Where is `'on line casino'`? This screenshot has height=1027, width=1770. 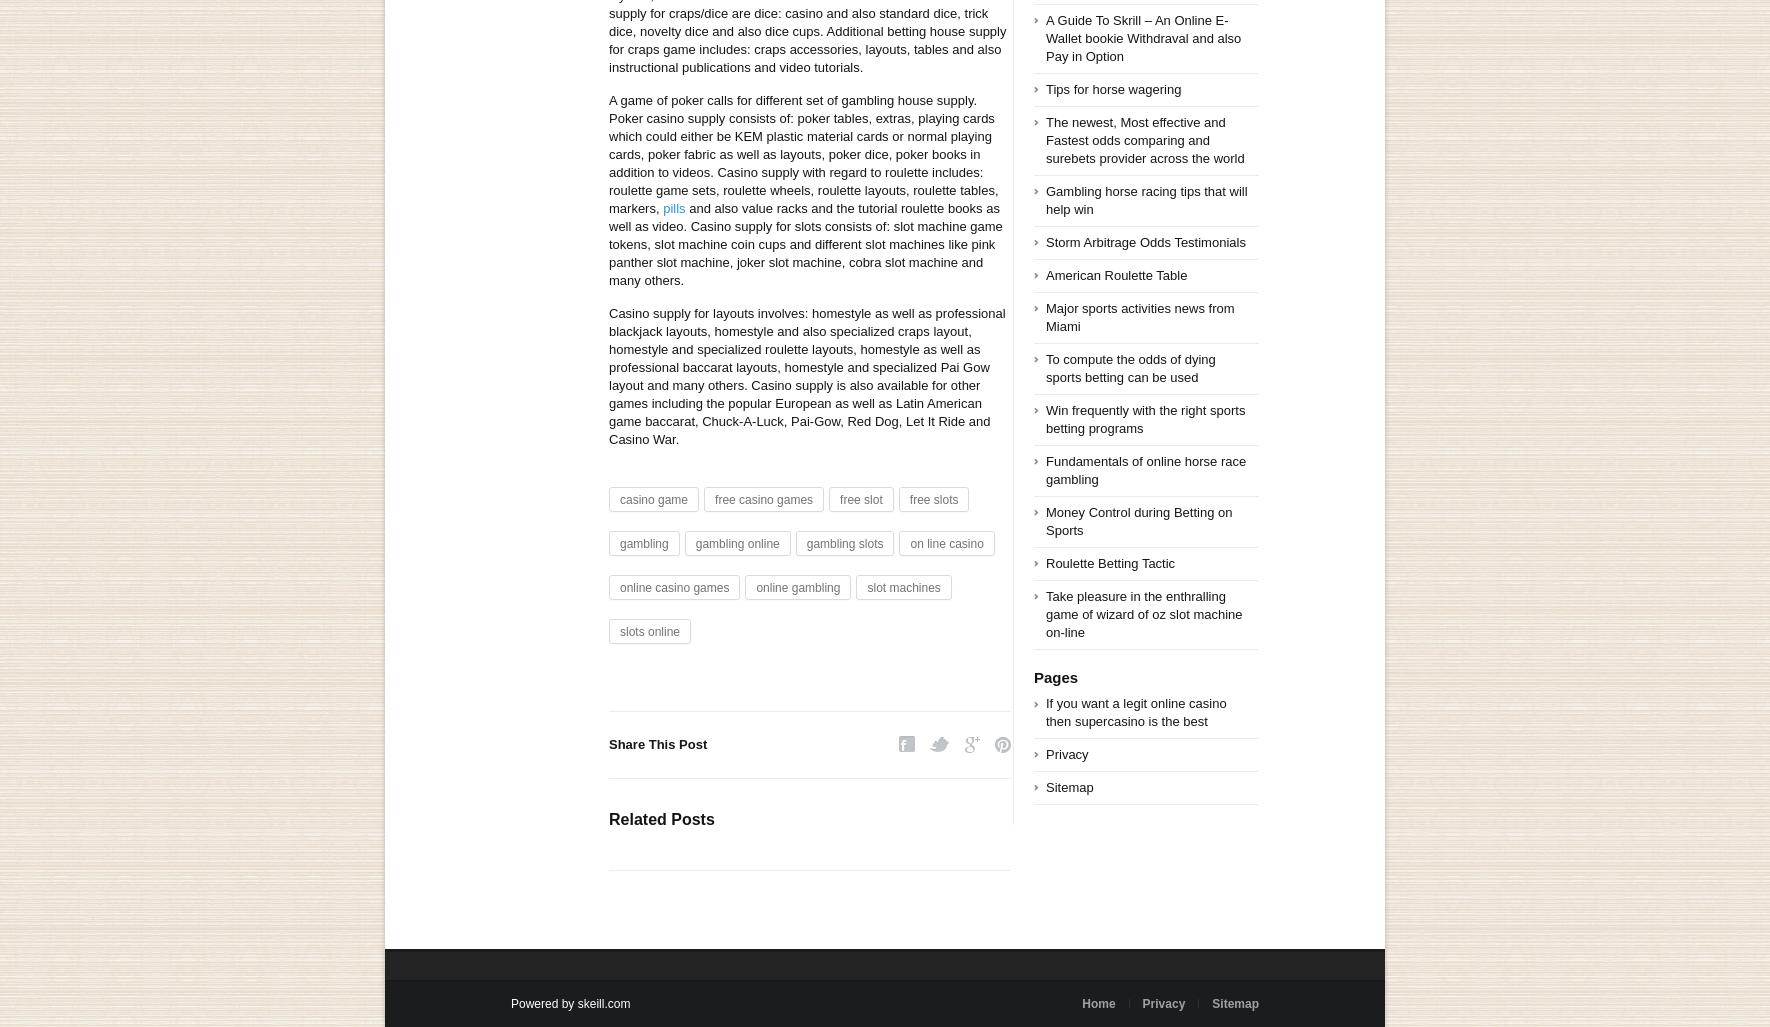 'on line casino' is located at coordinates (945, 543).